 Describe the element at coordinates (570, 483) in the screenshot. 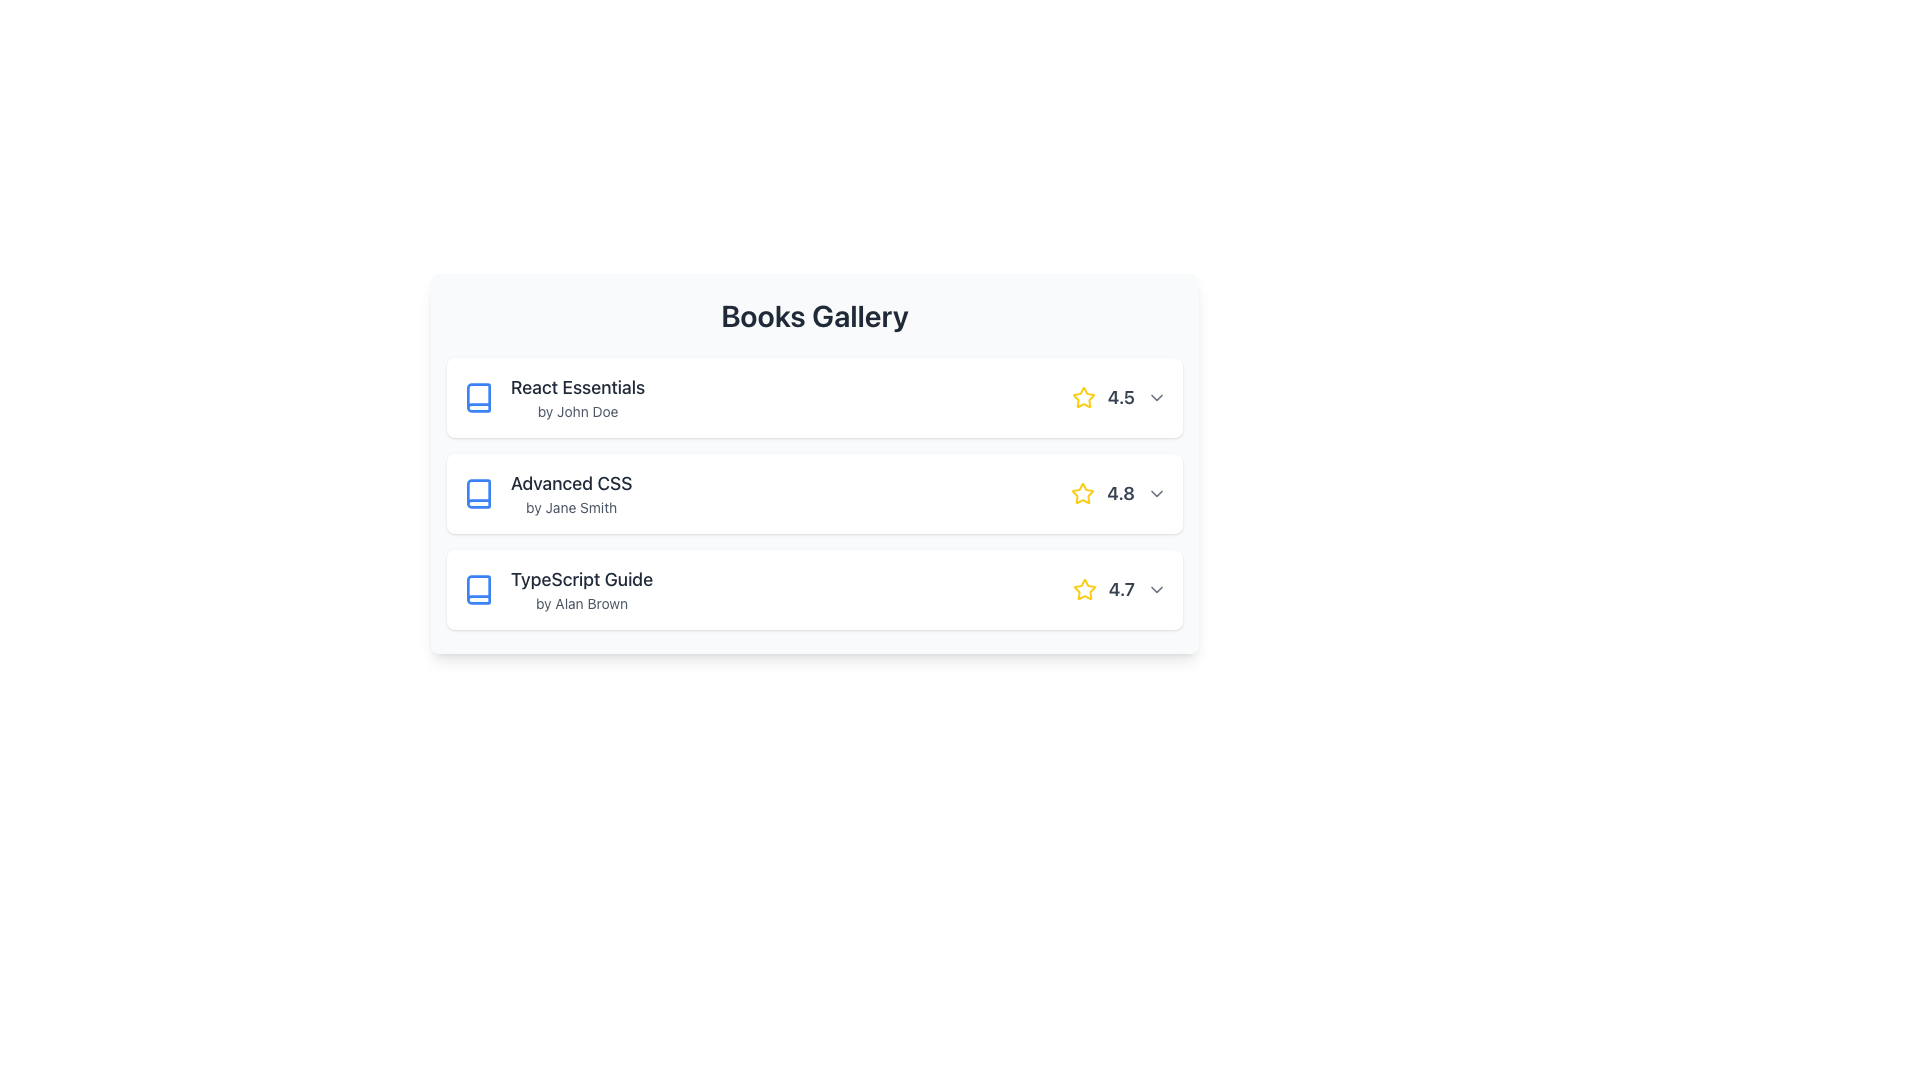

I see `text label displaying 'Advanced CSS' which is the title of the second entry in the list of books, styled in bold dark gray font` at that location.